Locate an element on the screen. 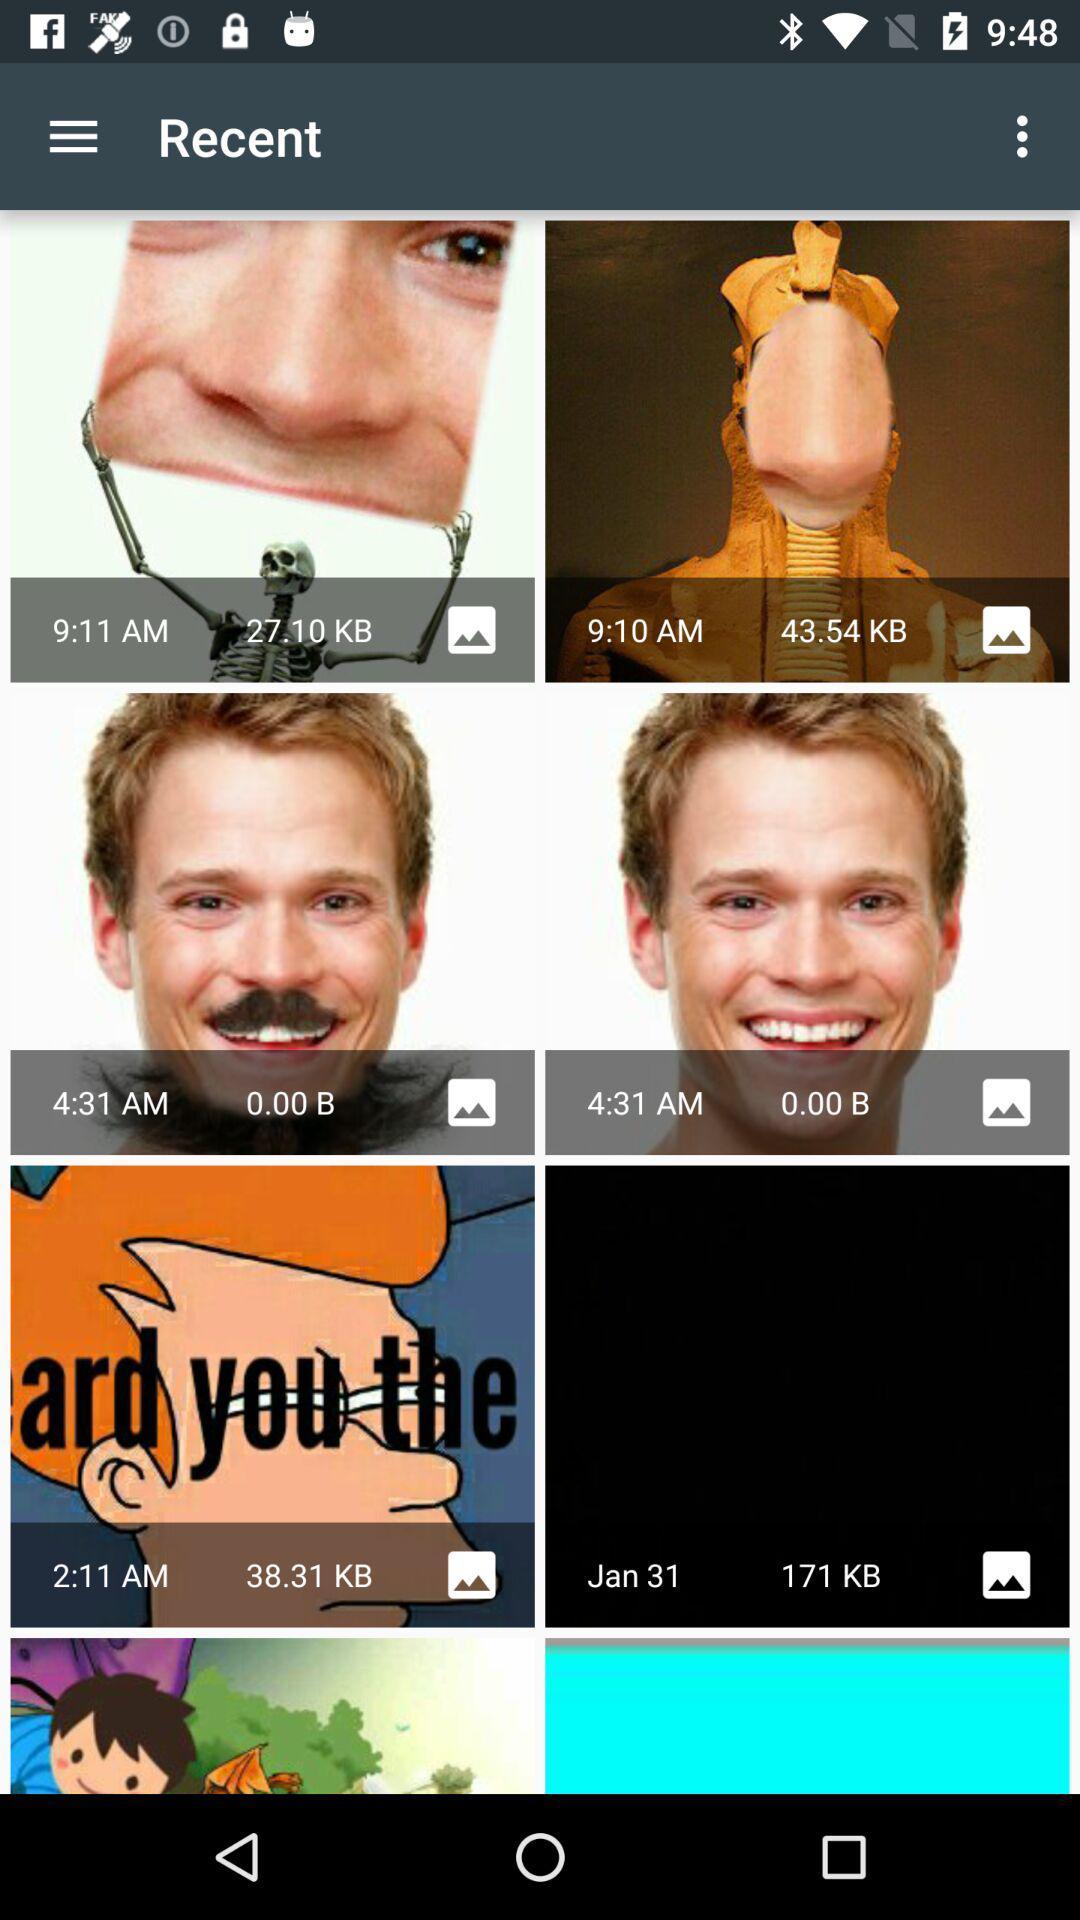  item next to recent app is located at coordinates (1027, 135).